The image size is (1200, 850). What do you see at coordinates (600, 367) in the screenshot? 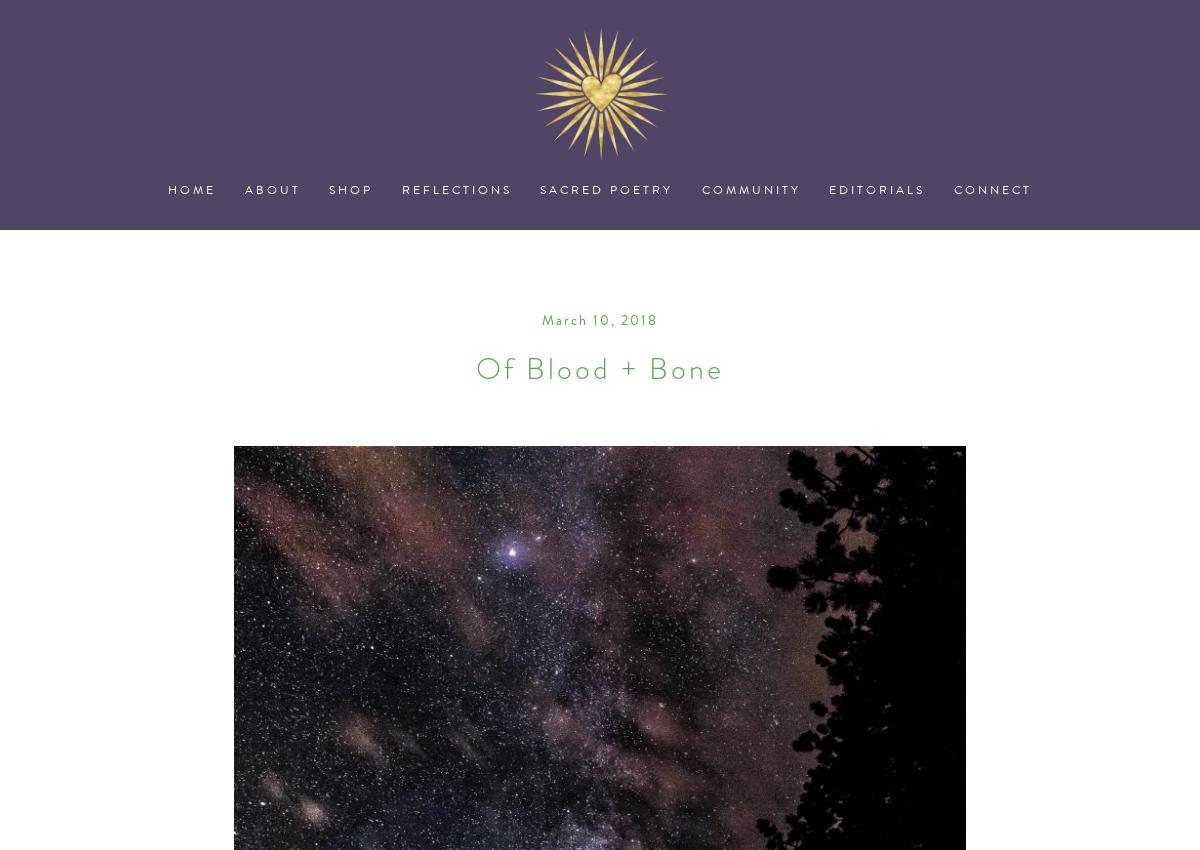
I see `'Of blood + bone'` at bounding box center [600, 367].